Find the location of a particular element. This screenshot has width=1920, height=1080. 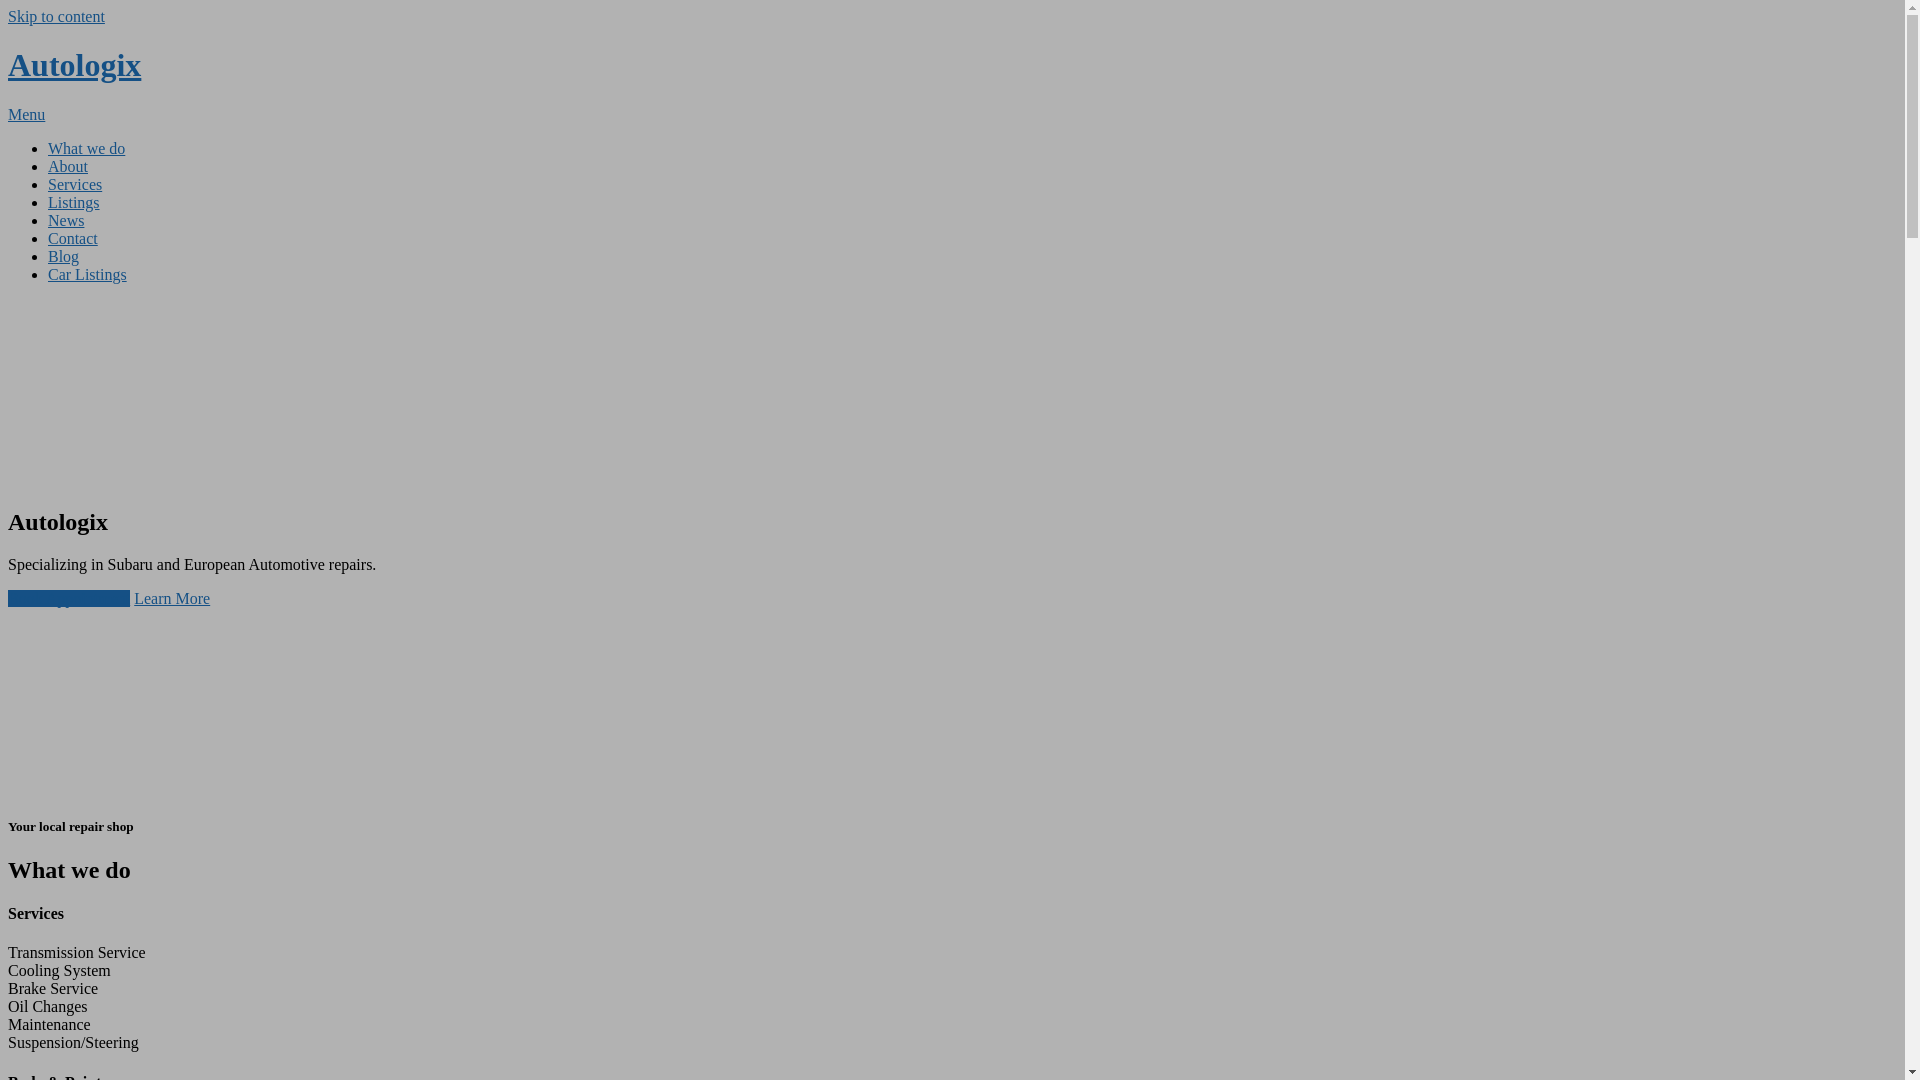

'About' is located at coordinates (67, 165).